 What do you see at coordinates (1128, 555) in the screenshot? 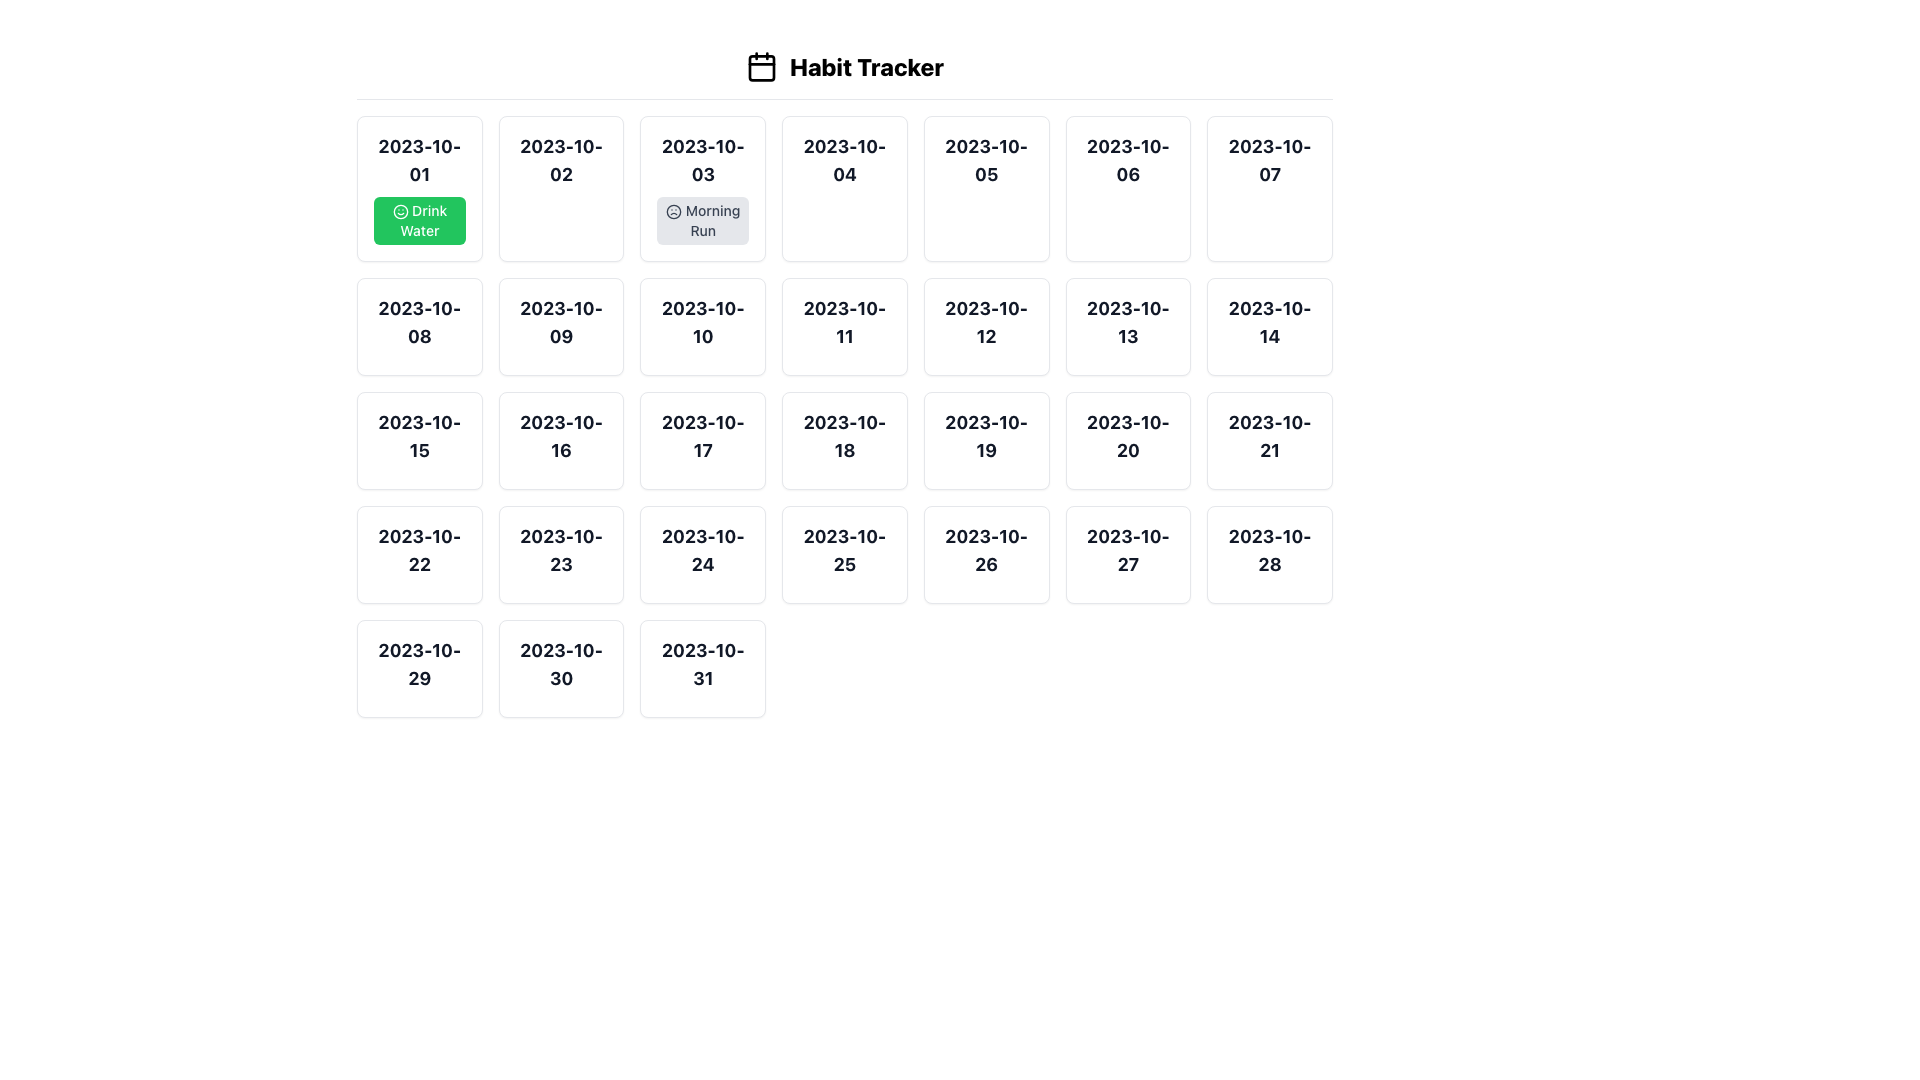
I see `the Date Card representing a specific date in the habit tracker interface located in the fifth column of the sixth row in the calendar view` at bounding box center [1128, 555].